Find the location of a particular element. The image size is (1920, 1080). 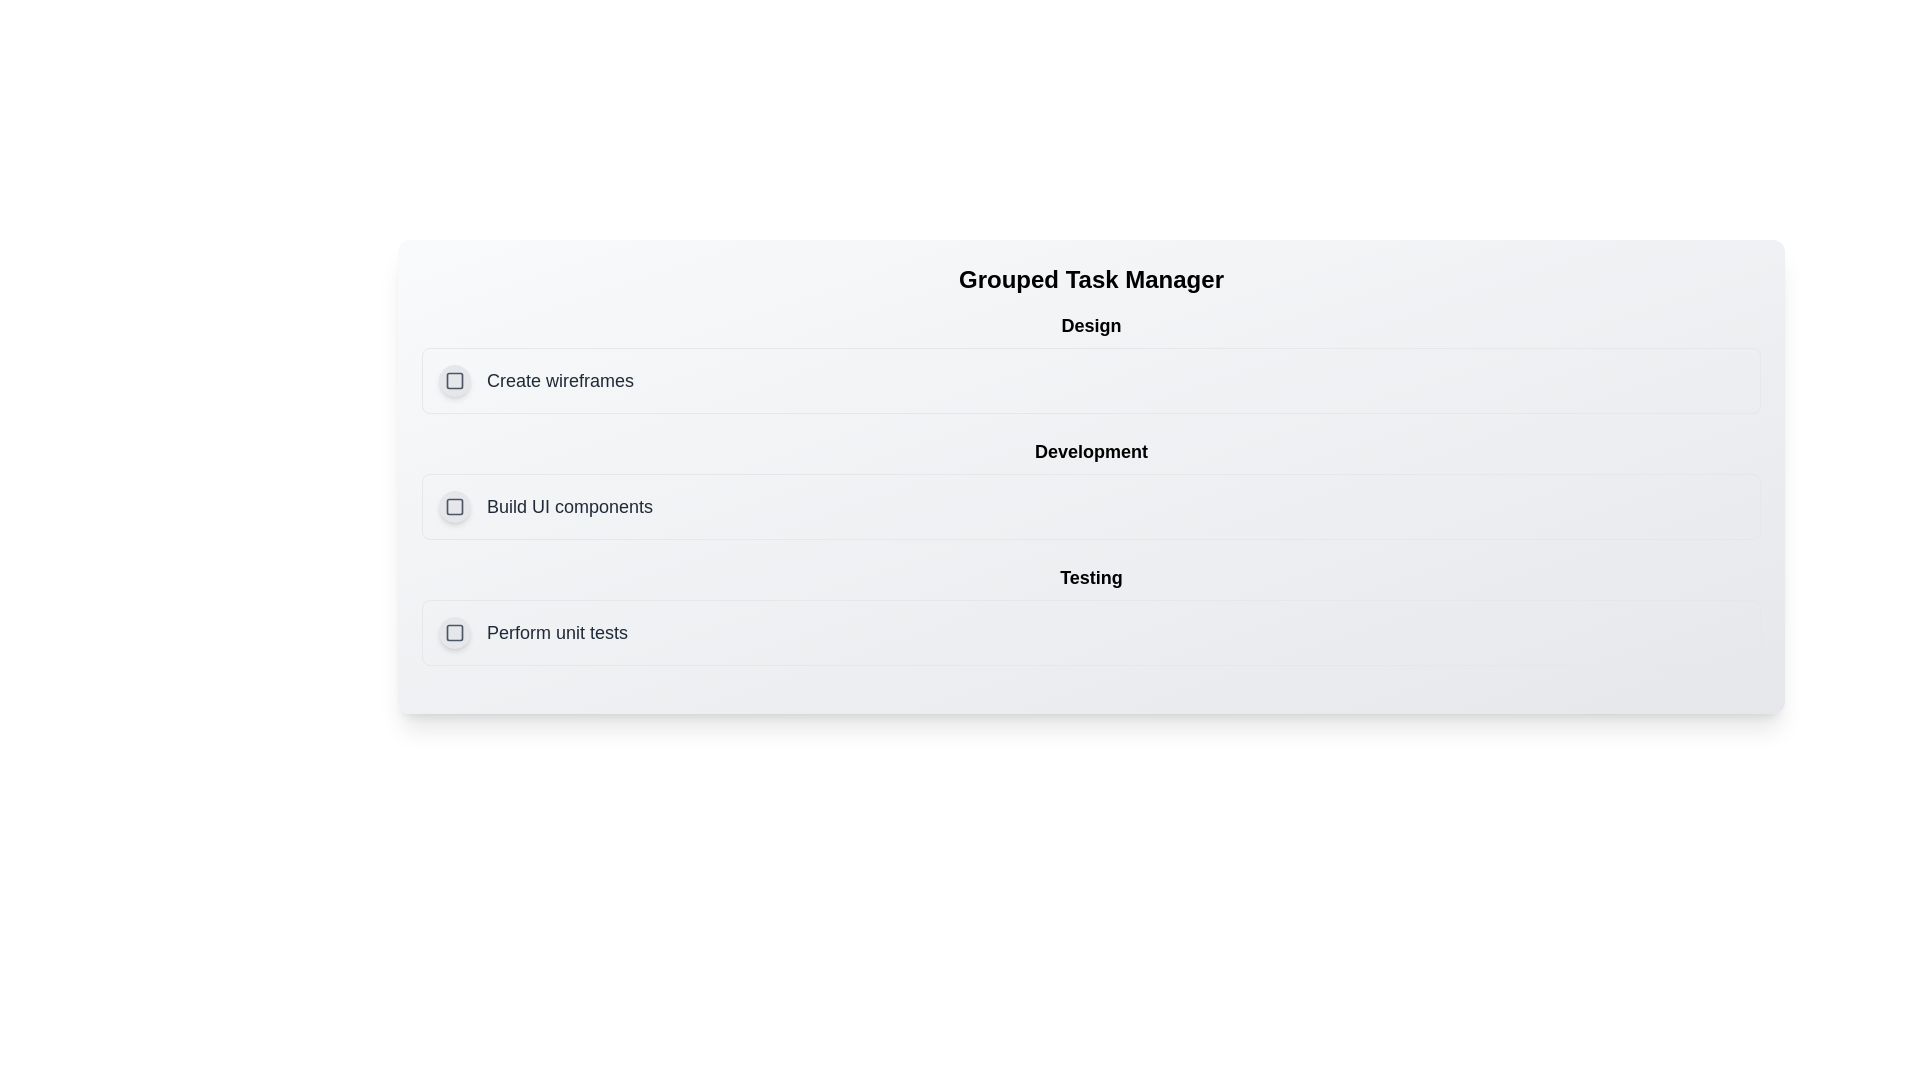

the circular toggle button with a gray background and square icon, located to the left of the text 'Perform unit tests' is located at coordinates (454, 632).